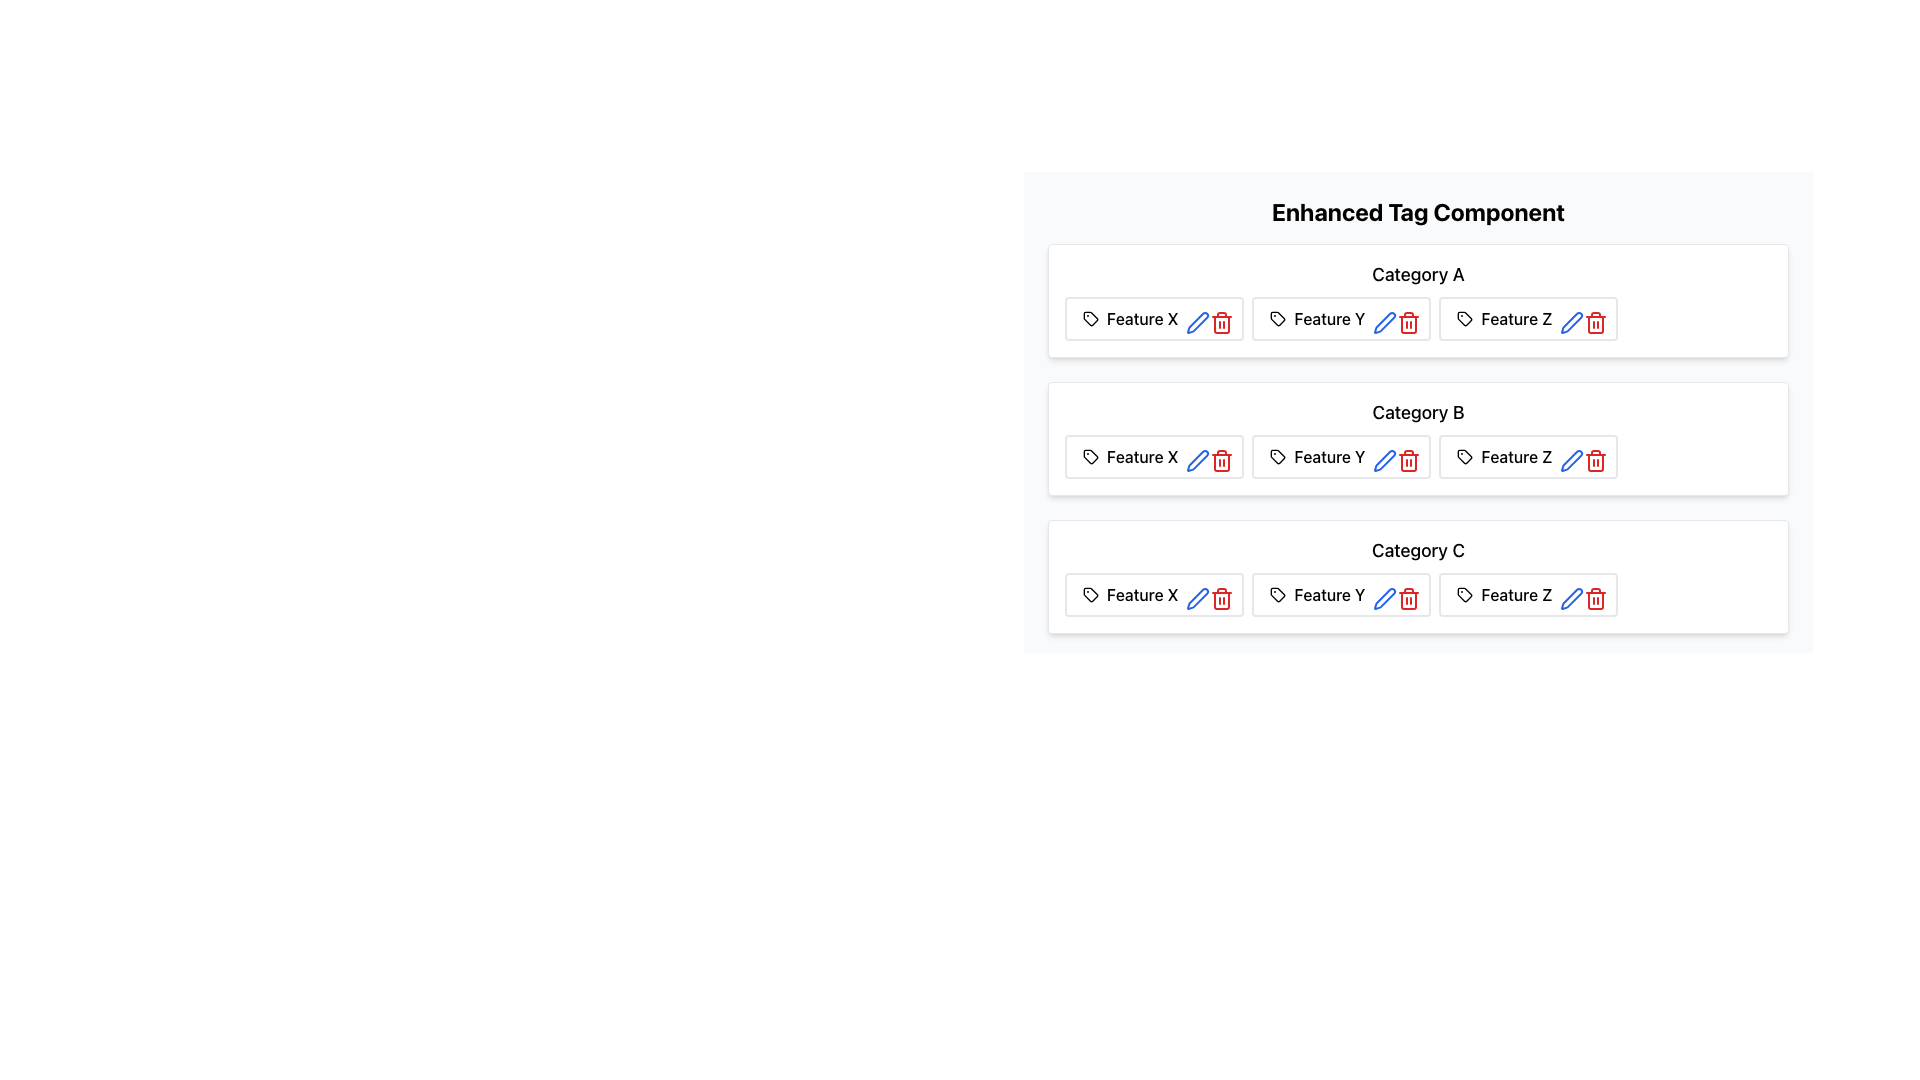  I want to click on the blue outline of the pen icon located just right of the 'Feature Z' label to initiate an edit action, so click(1571, 461).